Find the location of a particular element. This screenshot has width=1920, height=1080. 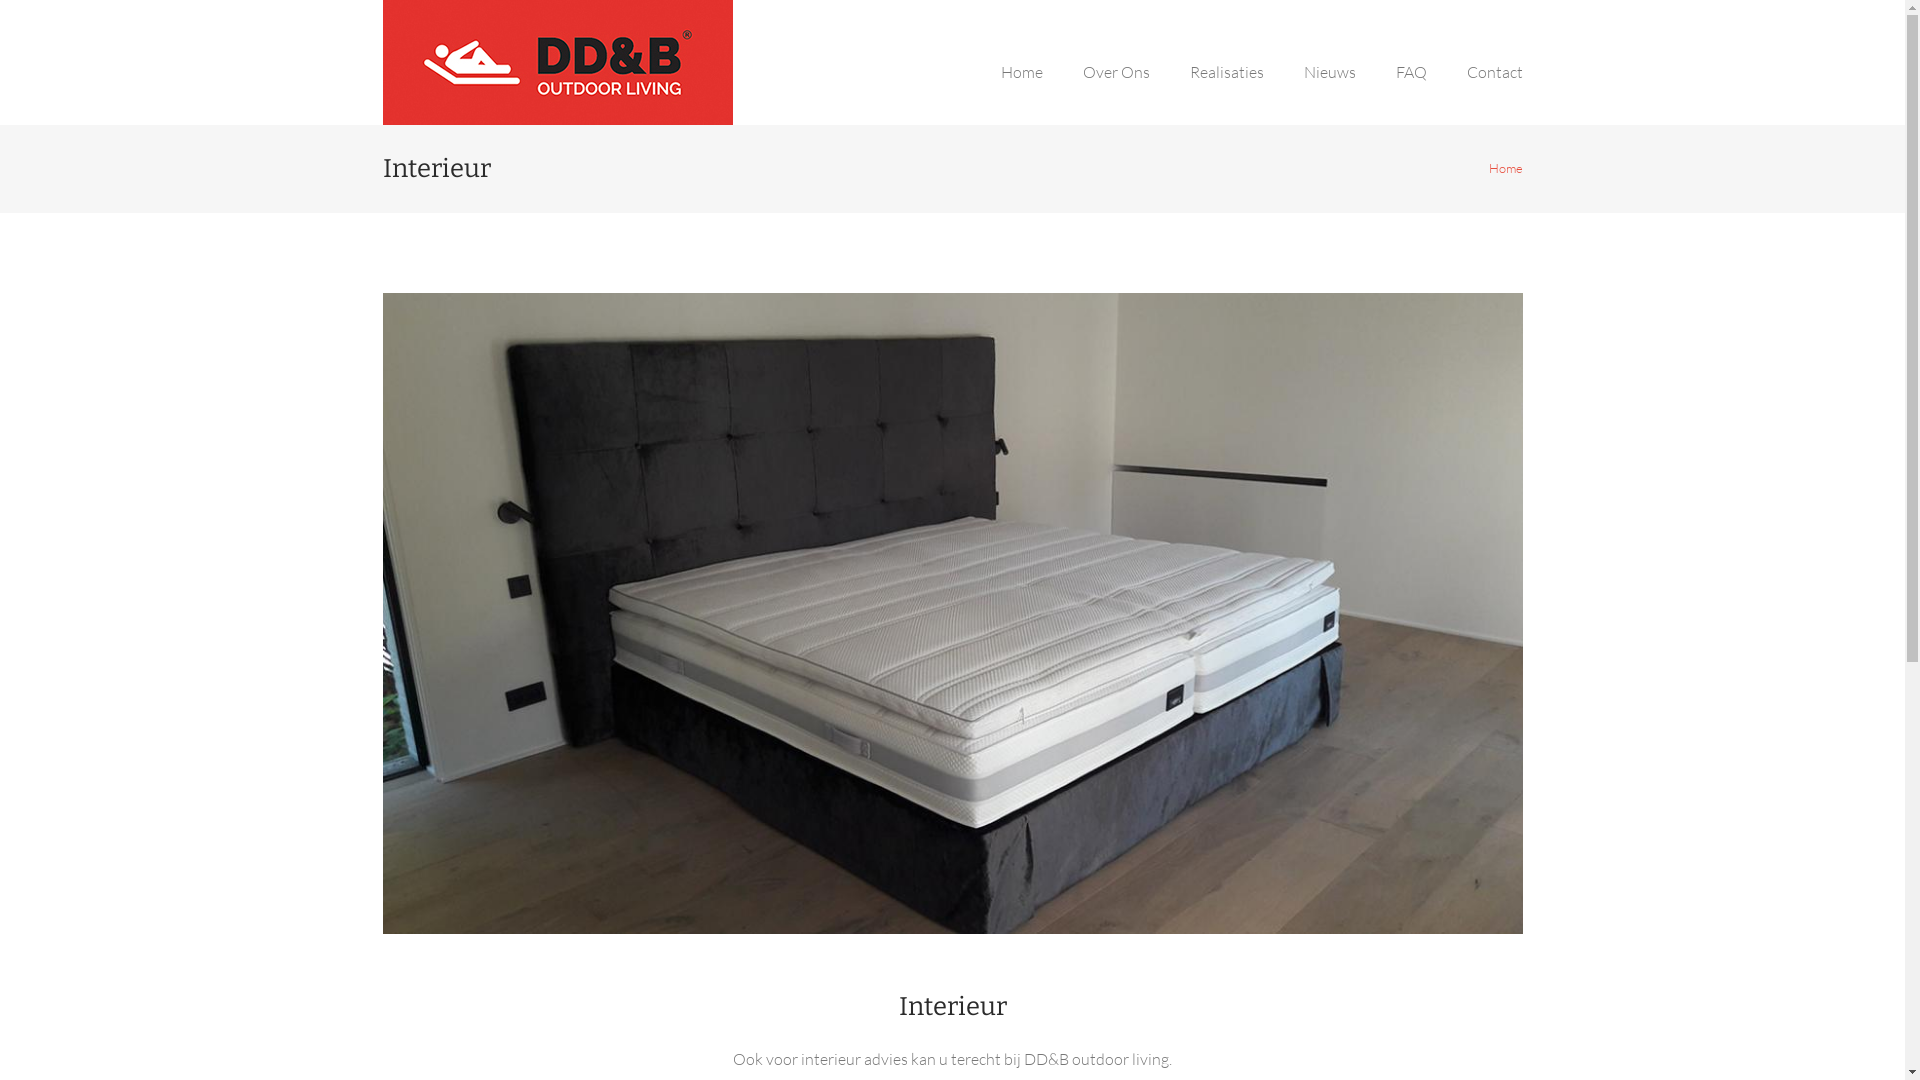

'Realisaties' is located at coordinates (1170, 93).